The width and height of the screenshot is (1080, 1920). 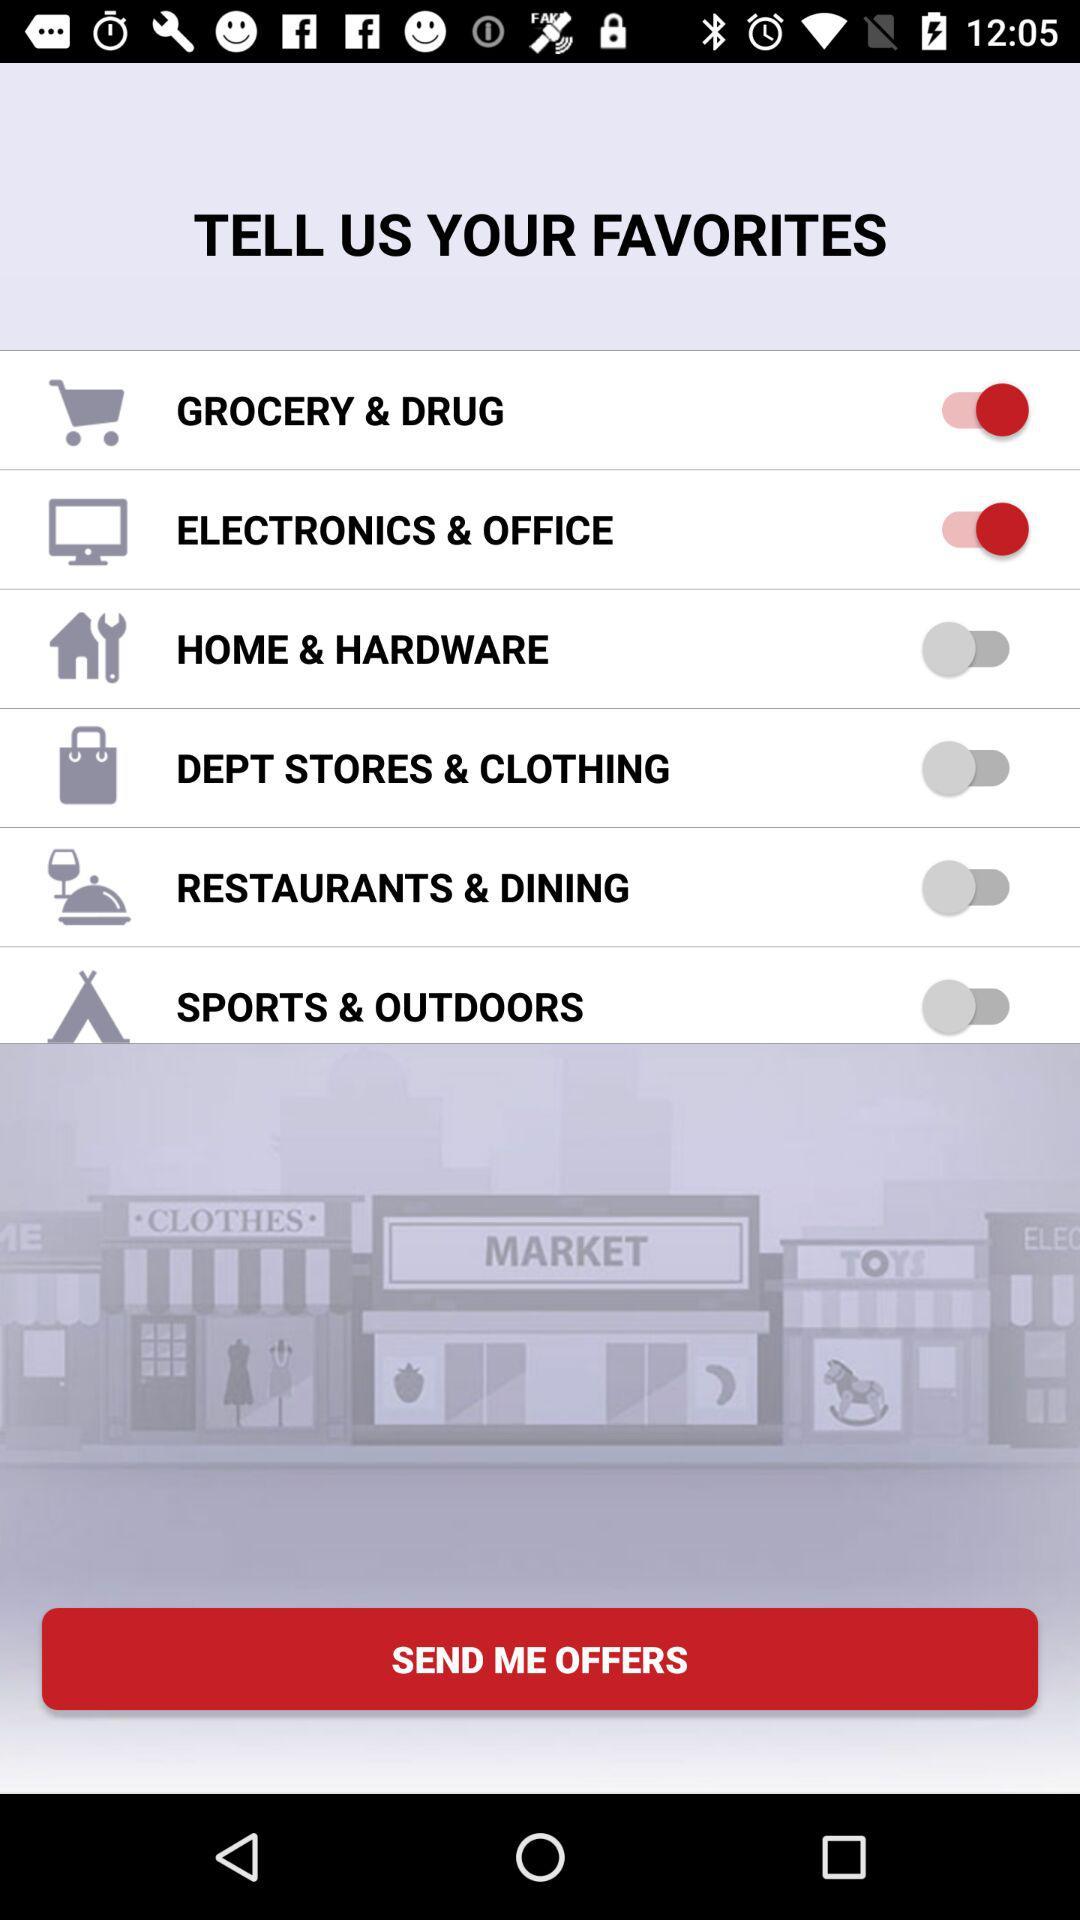 What do you see at coordinates (974, 529) in the screenshot?
I see `change option` at bounding box center [974, 529].